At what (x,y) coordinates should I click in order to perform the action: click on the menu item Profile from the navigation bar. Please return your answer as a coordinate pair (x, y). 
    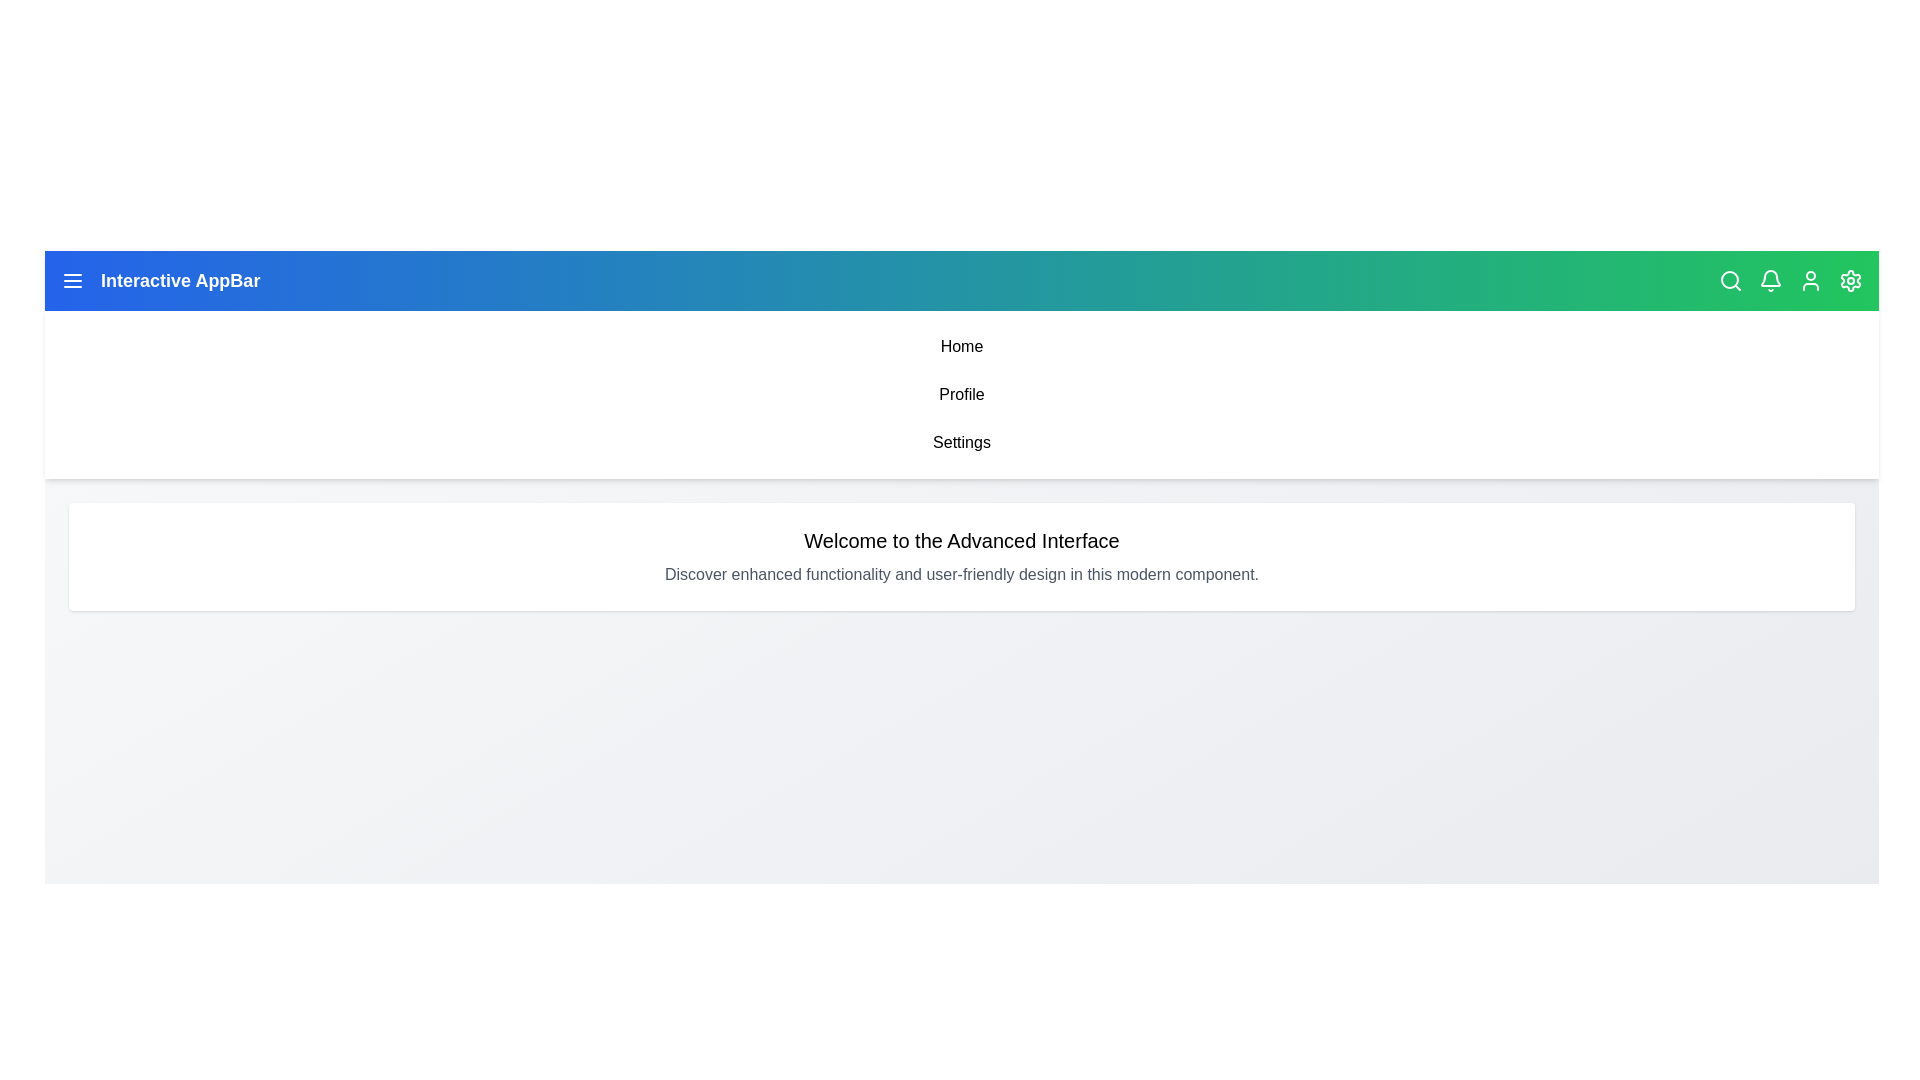
    Looking at the image, I should click on (961, 394).